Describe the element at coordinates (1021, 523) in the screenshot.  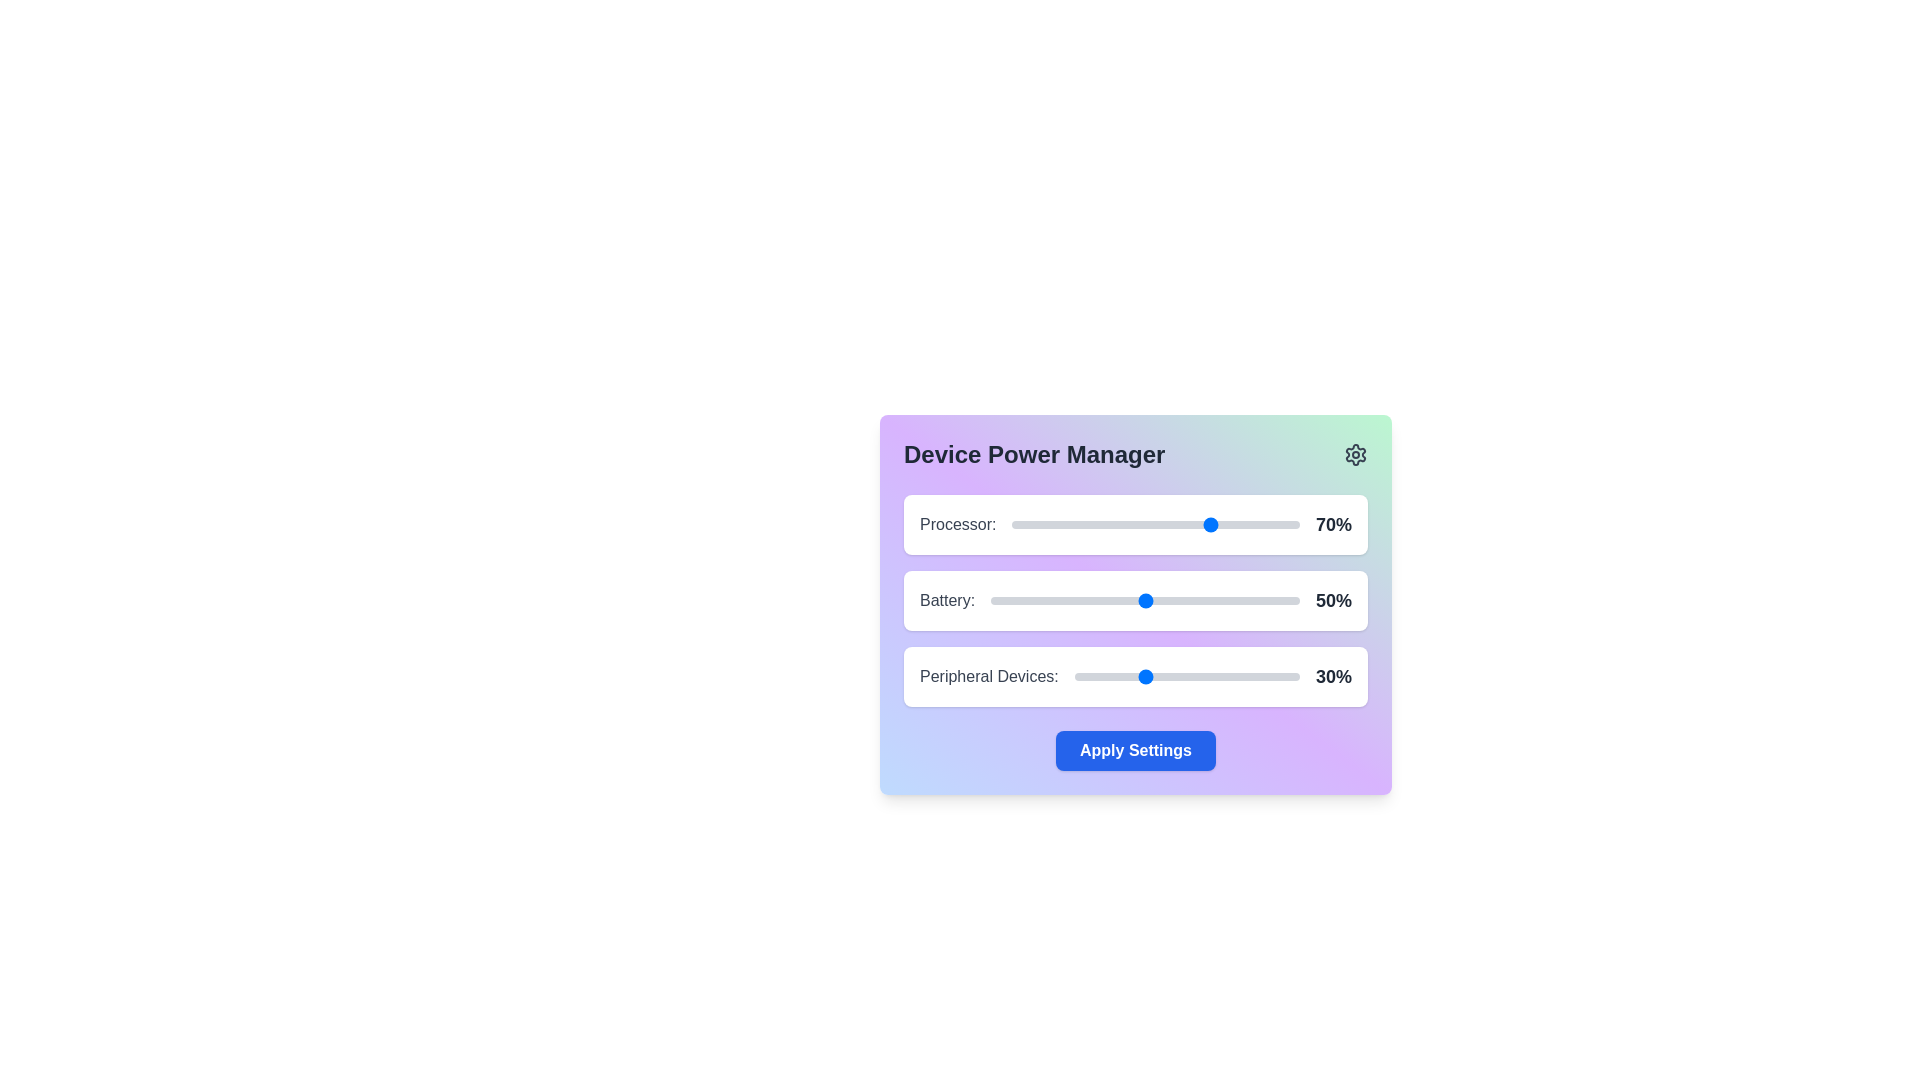
I see `the 'Processor' slider to 3% power` at that location.